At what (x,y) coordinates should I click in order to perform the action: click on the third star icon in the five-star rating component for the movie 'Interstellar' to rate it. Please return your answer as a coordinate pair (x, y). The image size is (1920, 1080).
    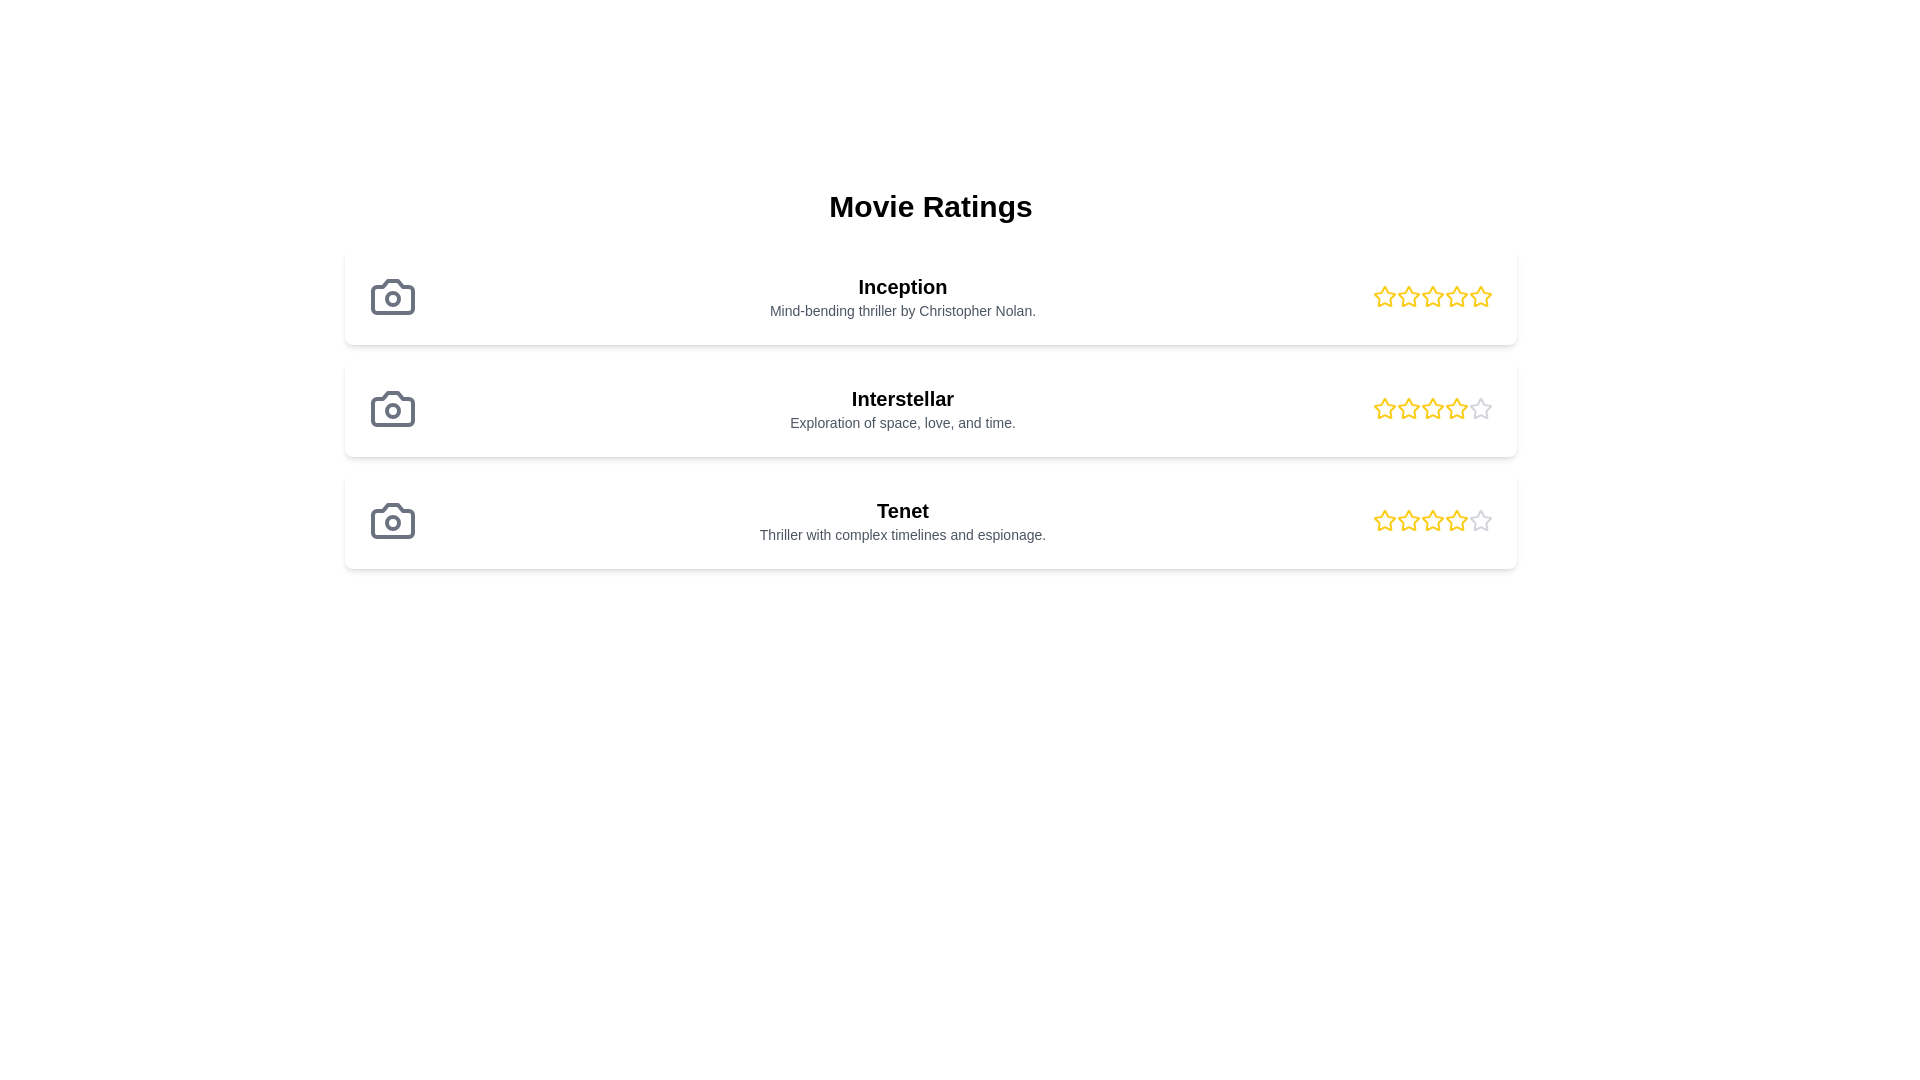
    Looking at the image, I should click on (1408, 407).